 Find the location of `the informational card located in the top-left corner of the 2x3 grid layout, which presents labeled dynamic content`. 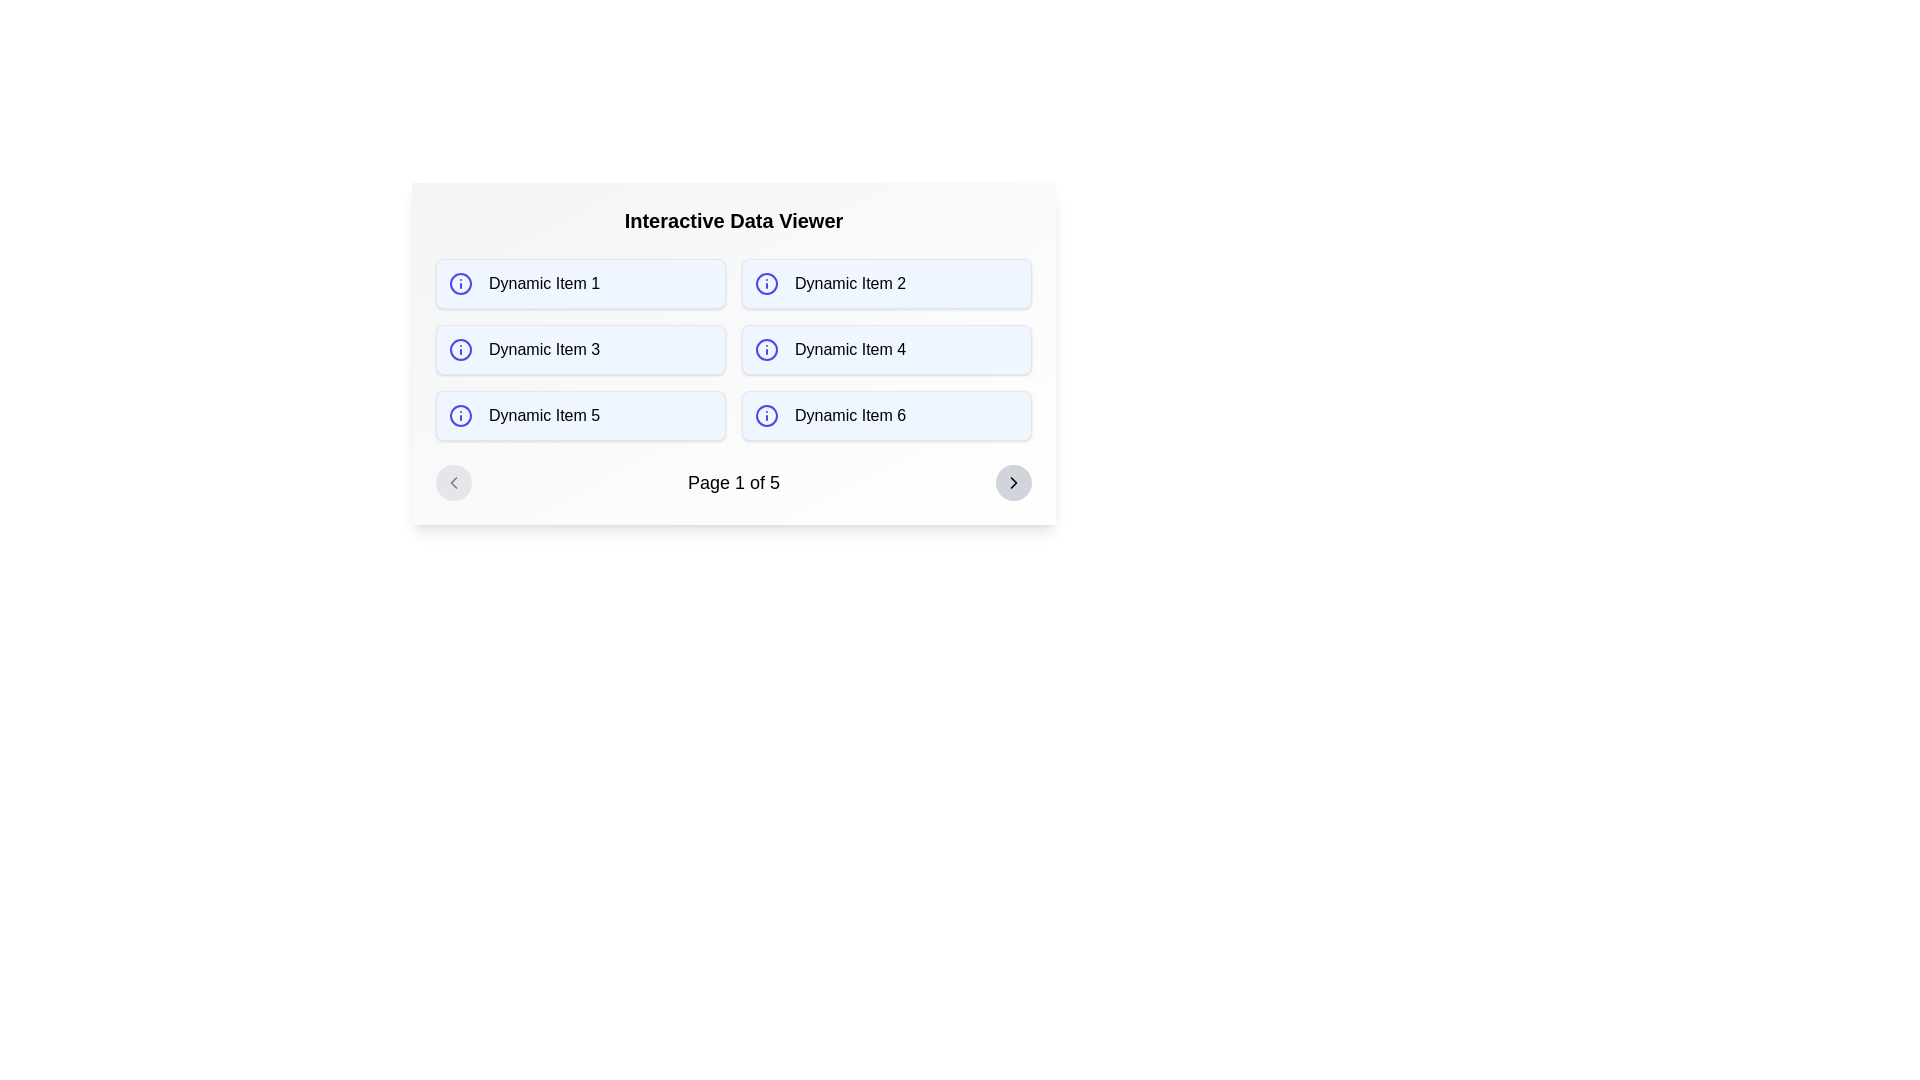

the informational card located in the top-left corner of the 2x3 grid layout, which presents labeled dynamic content is located at coordinates (579, 284).